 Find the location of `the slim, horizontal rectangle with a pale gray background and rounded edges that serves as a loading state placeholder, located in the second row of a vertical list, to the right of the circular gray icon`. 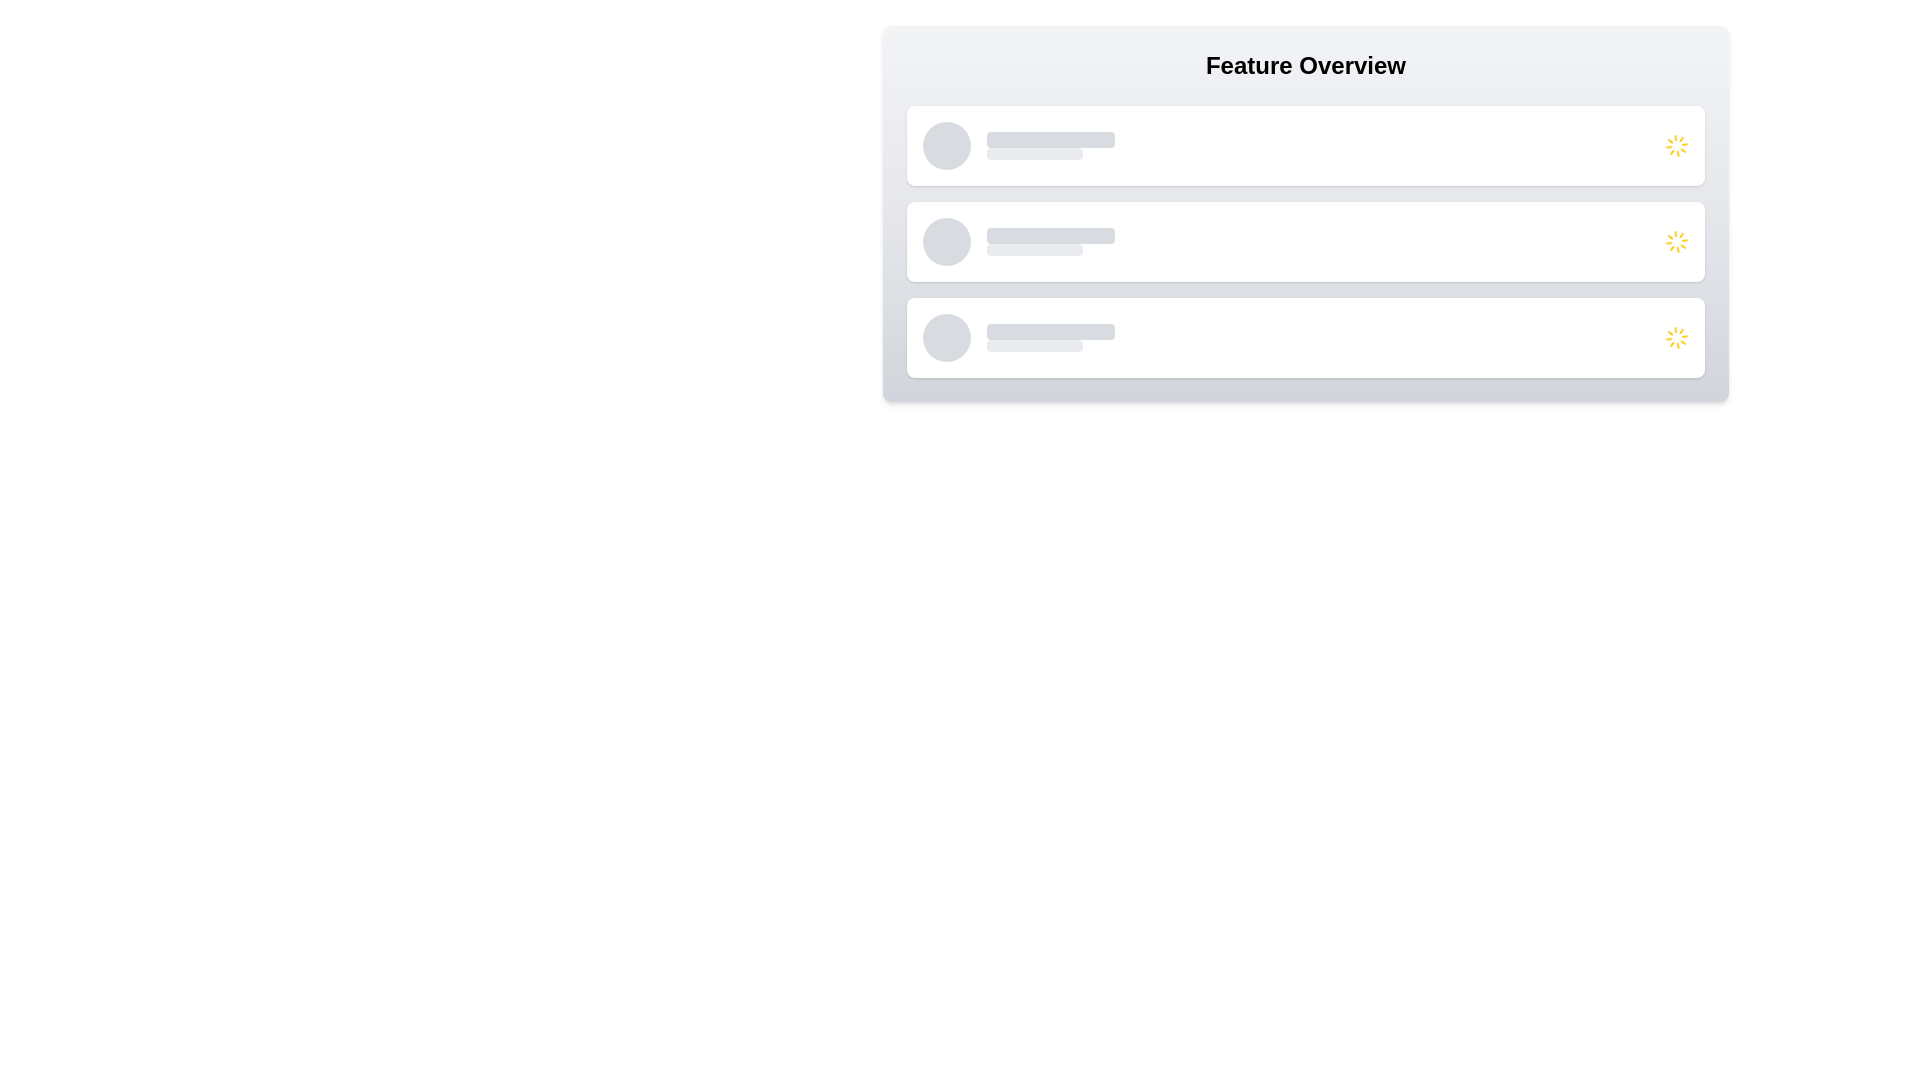

the slim, horizontal rectangle with a pale gray background and rounded edges that serves as a loading state placeholder, located in the second row of a vertical list, to the right of the circular gray icon is located at coordinates (1035, 249).